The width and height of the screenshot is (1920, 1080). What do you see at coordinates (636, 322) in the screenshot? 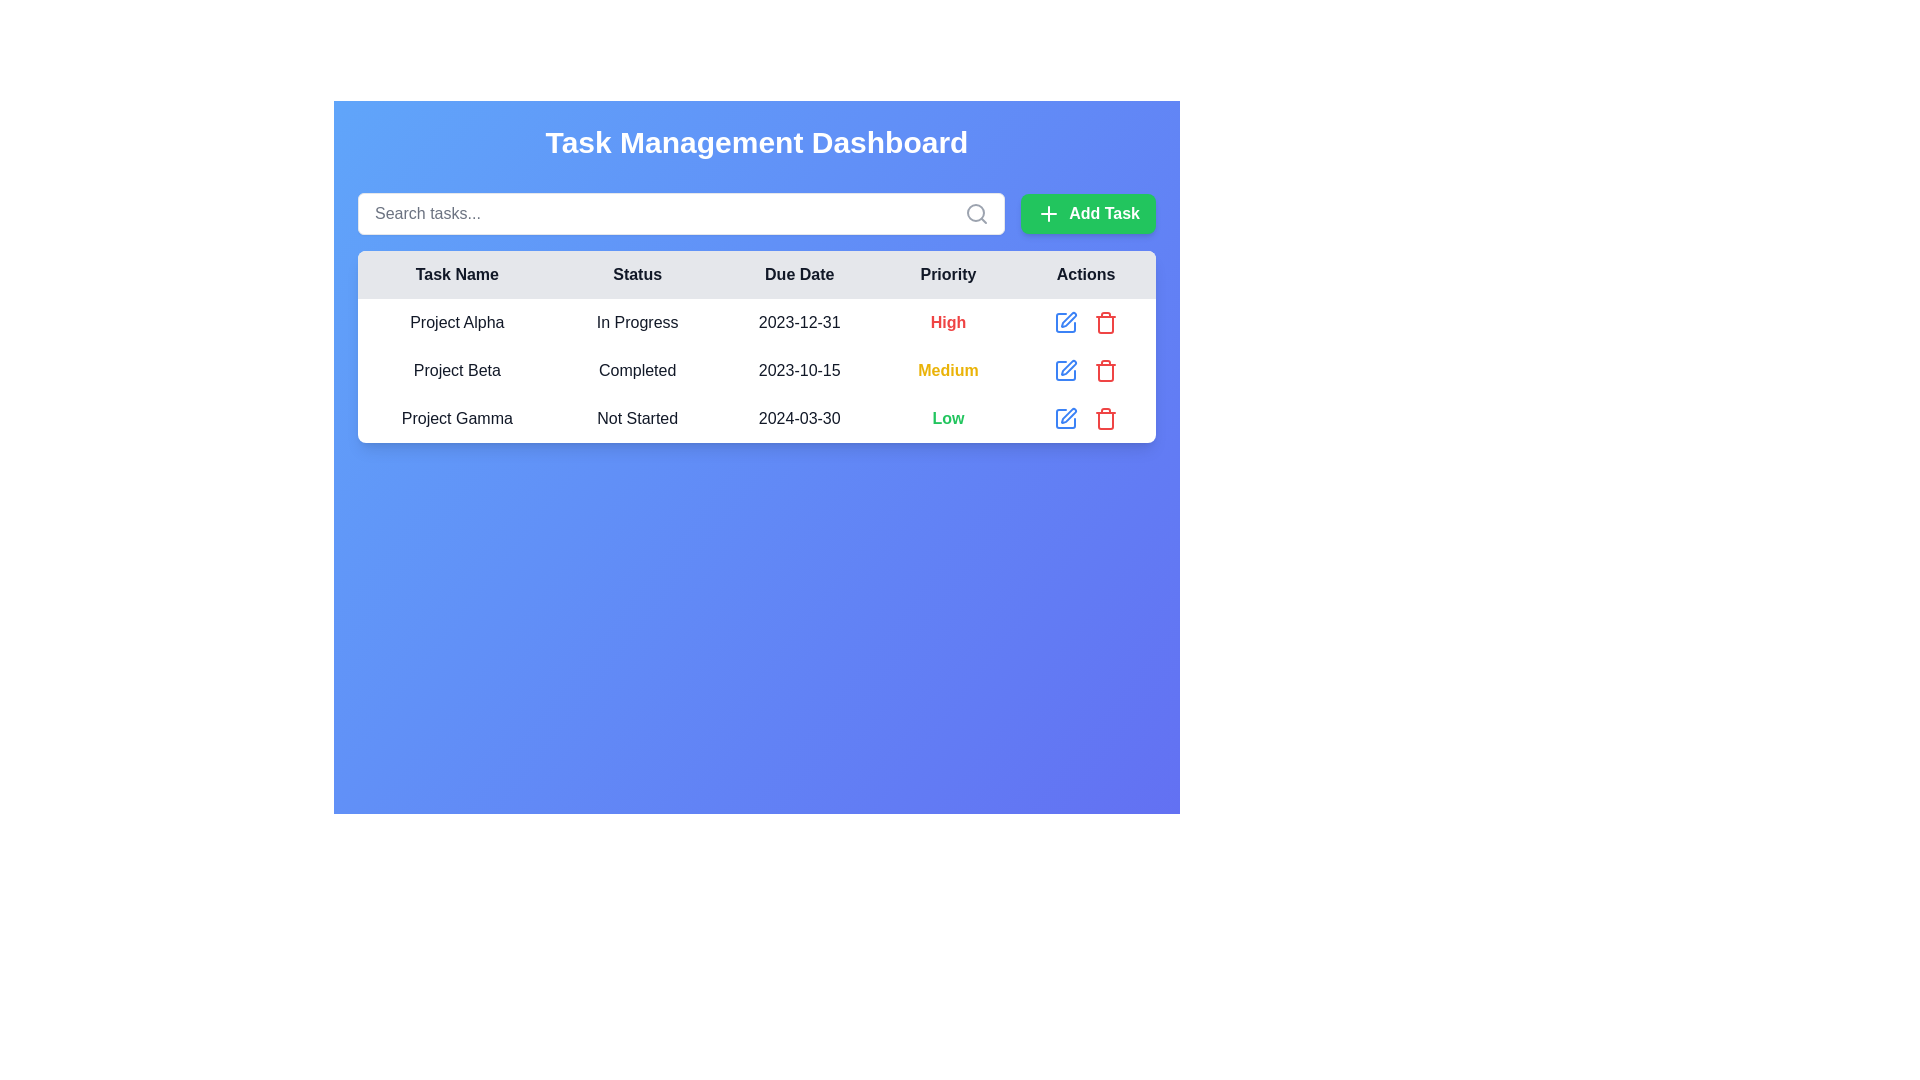
I see `the text label that represents the current status of 'Project Alpha', located in the second column of the corresponding row in the table, adjacent to the 'Status' column header` at bounding box center [636, 322].